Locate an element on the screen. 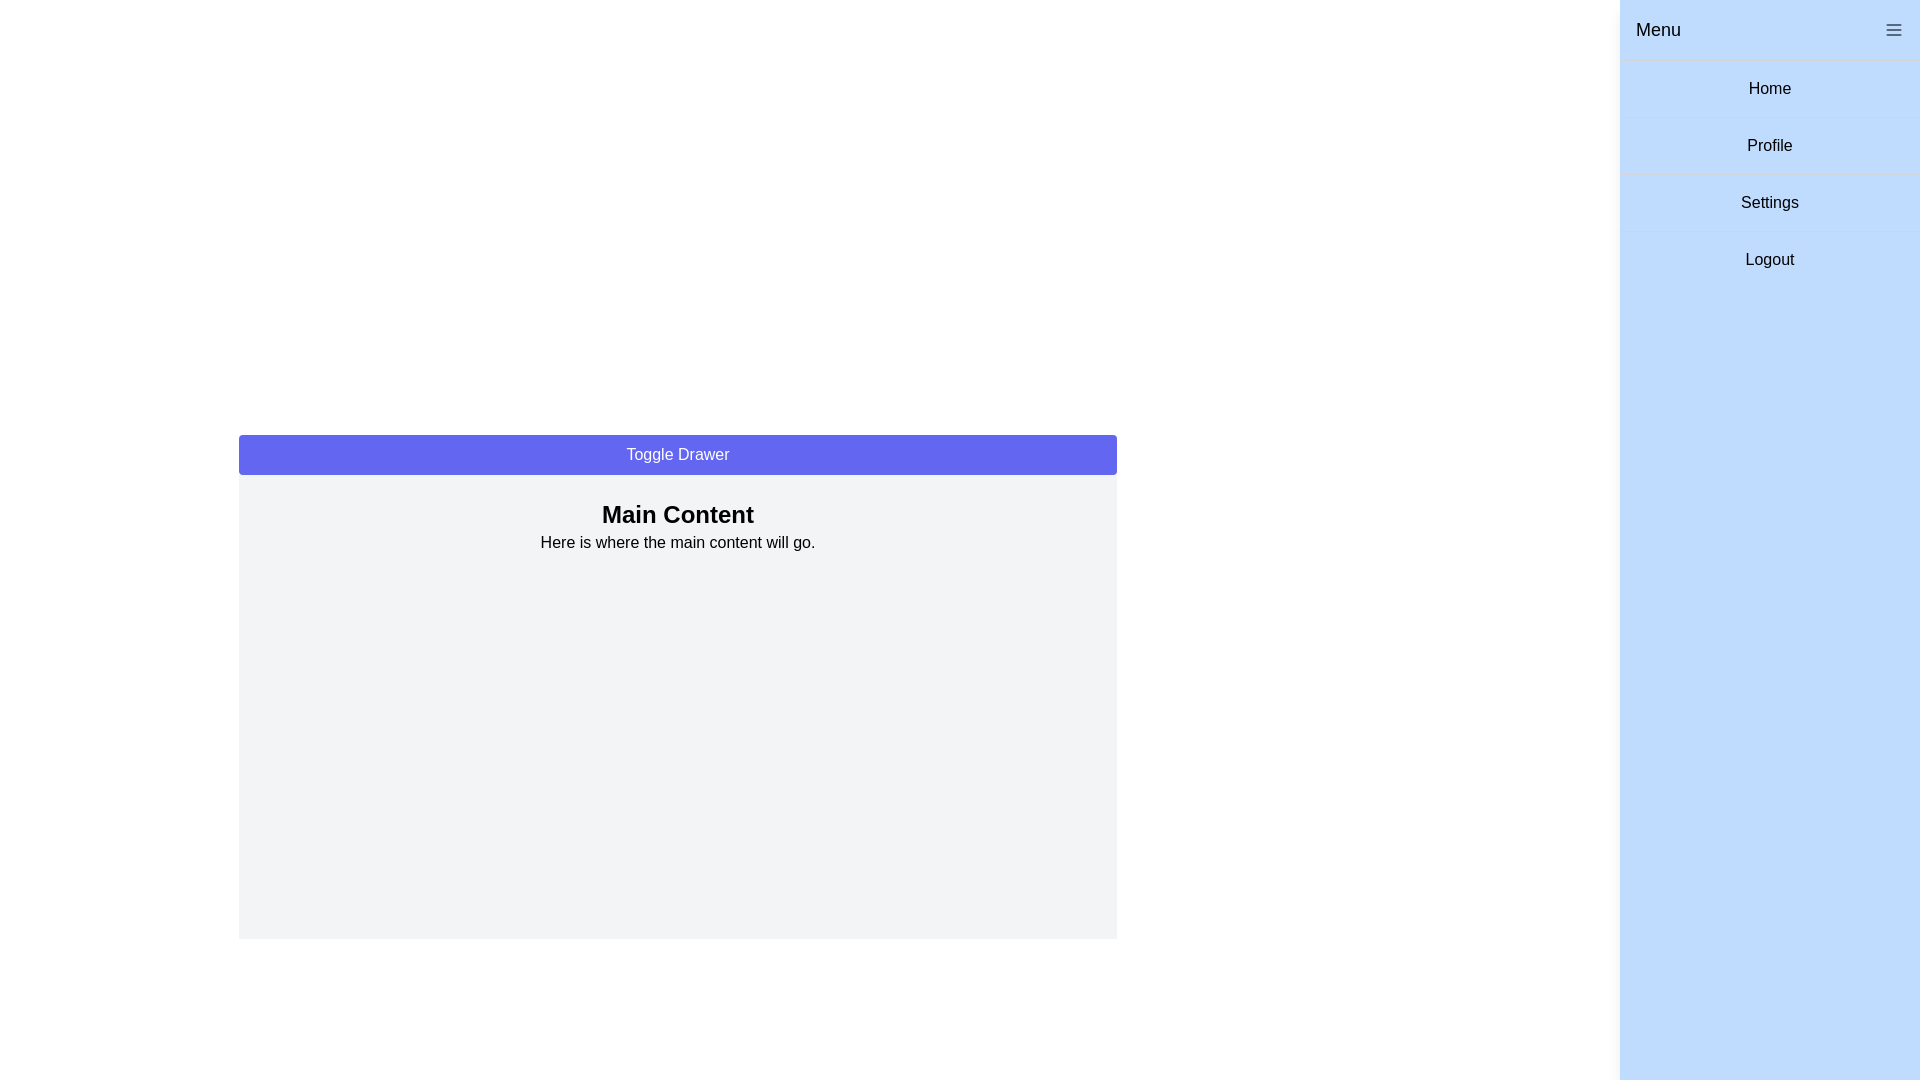 The height and width of the screenshot is (1080, 1920). the Text Label positioned near the top-right corner of the menu panel, which indicates the section context for the menu options is located at coordinates (1658, 30).